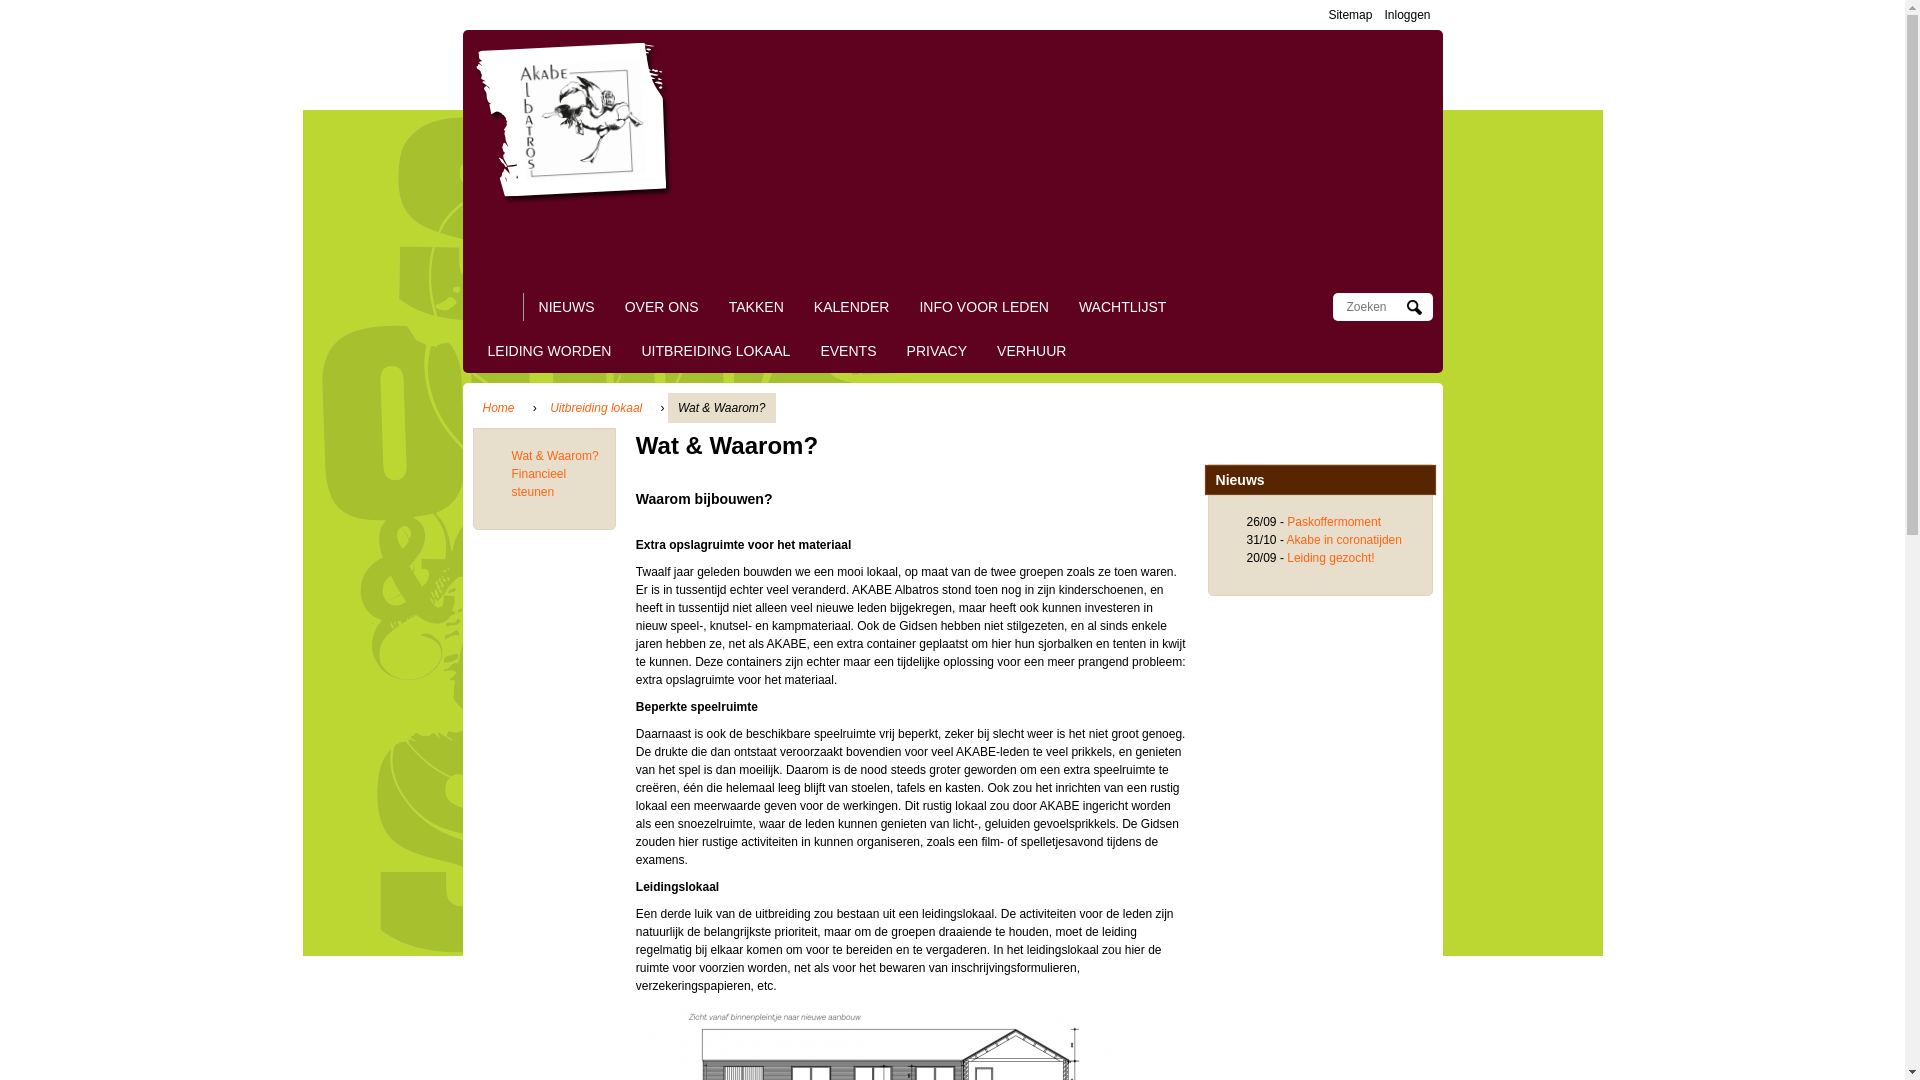 This screenshot has height=1080, width=1920. What do you see at coordinates (1372, 307) in the screenshot?
I see `'Geef de woorden op waarnaar u wilt zoeken.'` at bounding box center [1372, 307].